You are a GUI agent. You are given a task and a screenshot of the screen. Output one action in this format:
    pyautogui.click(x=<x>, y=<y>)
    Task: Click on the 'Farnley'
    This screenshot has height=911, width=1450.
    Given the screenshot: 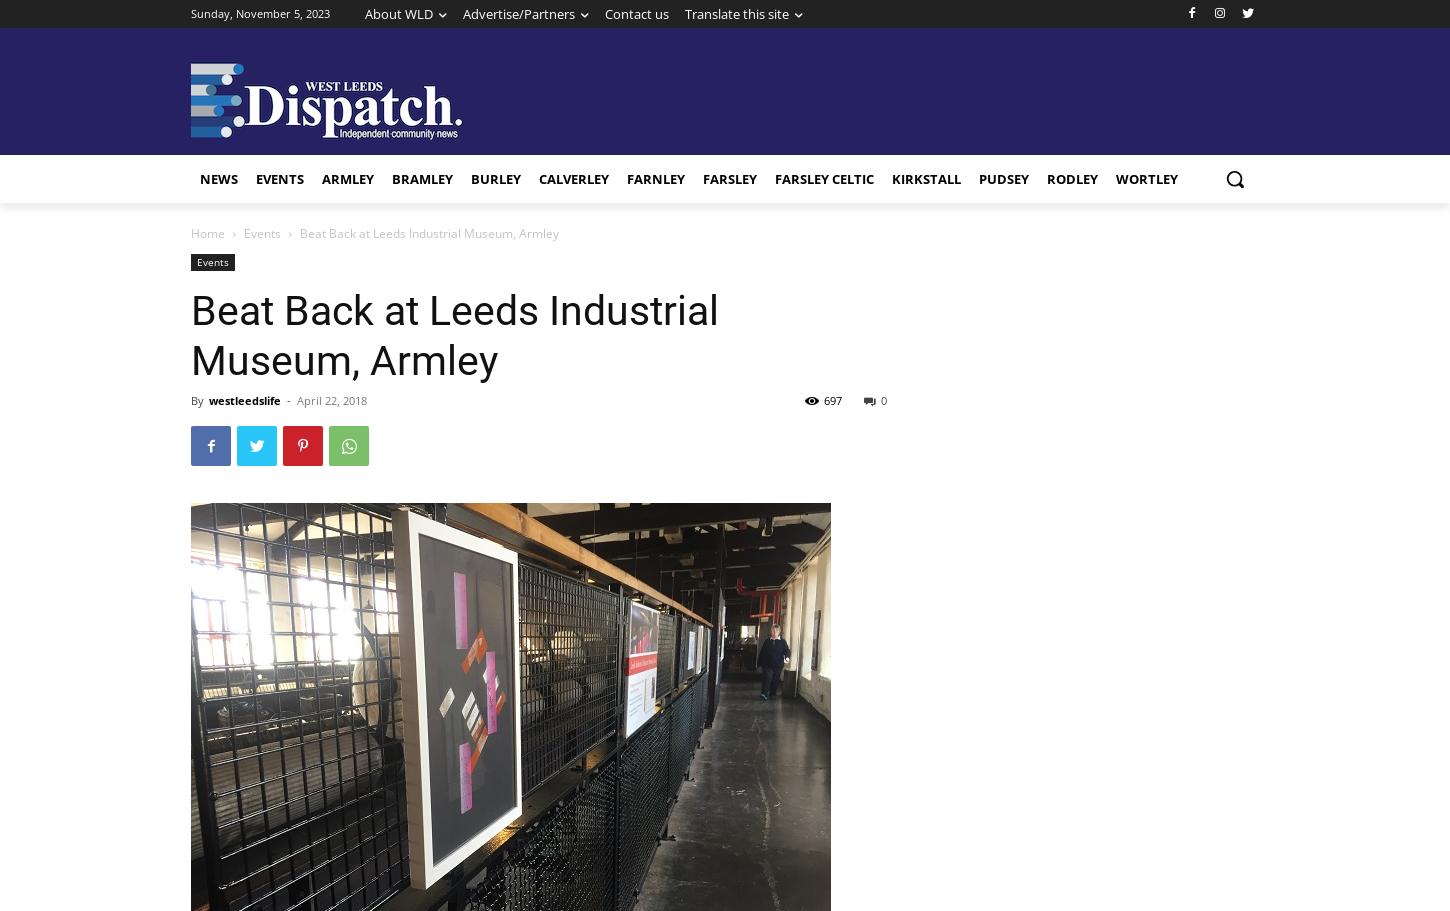 What is the action you would take?
    pyautogui.click(x=654, y=178)
    